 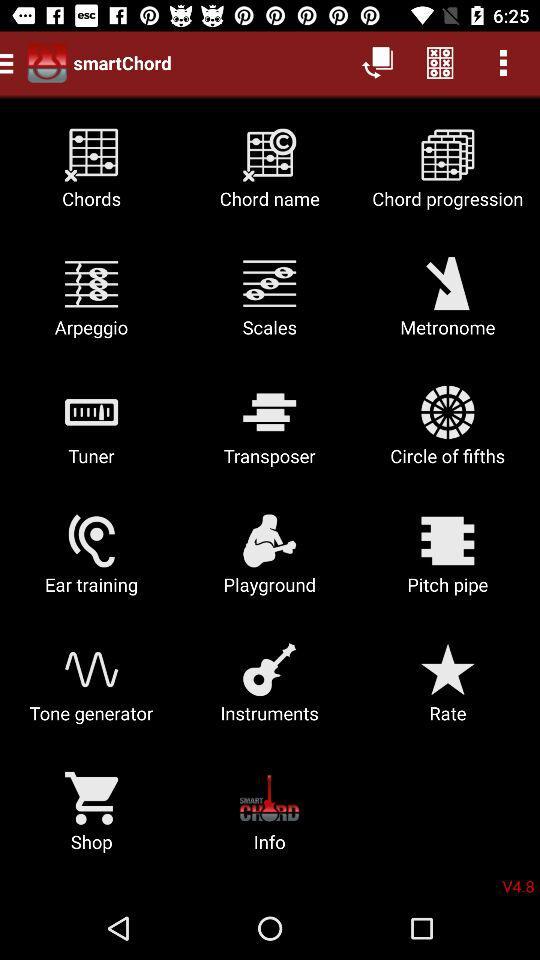 I want to click on the emoji icon, so click(x=47, y=62).